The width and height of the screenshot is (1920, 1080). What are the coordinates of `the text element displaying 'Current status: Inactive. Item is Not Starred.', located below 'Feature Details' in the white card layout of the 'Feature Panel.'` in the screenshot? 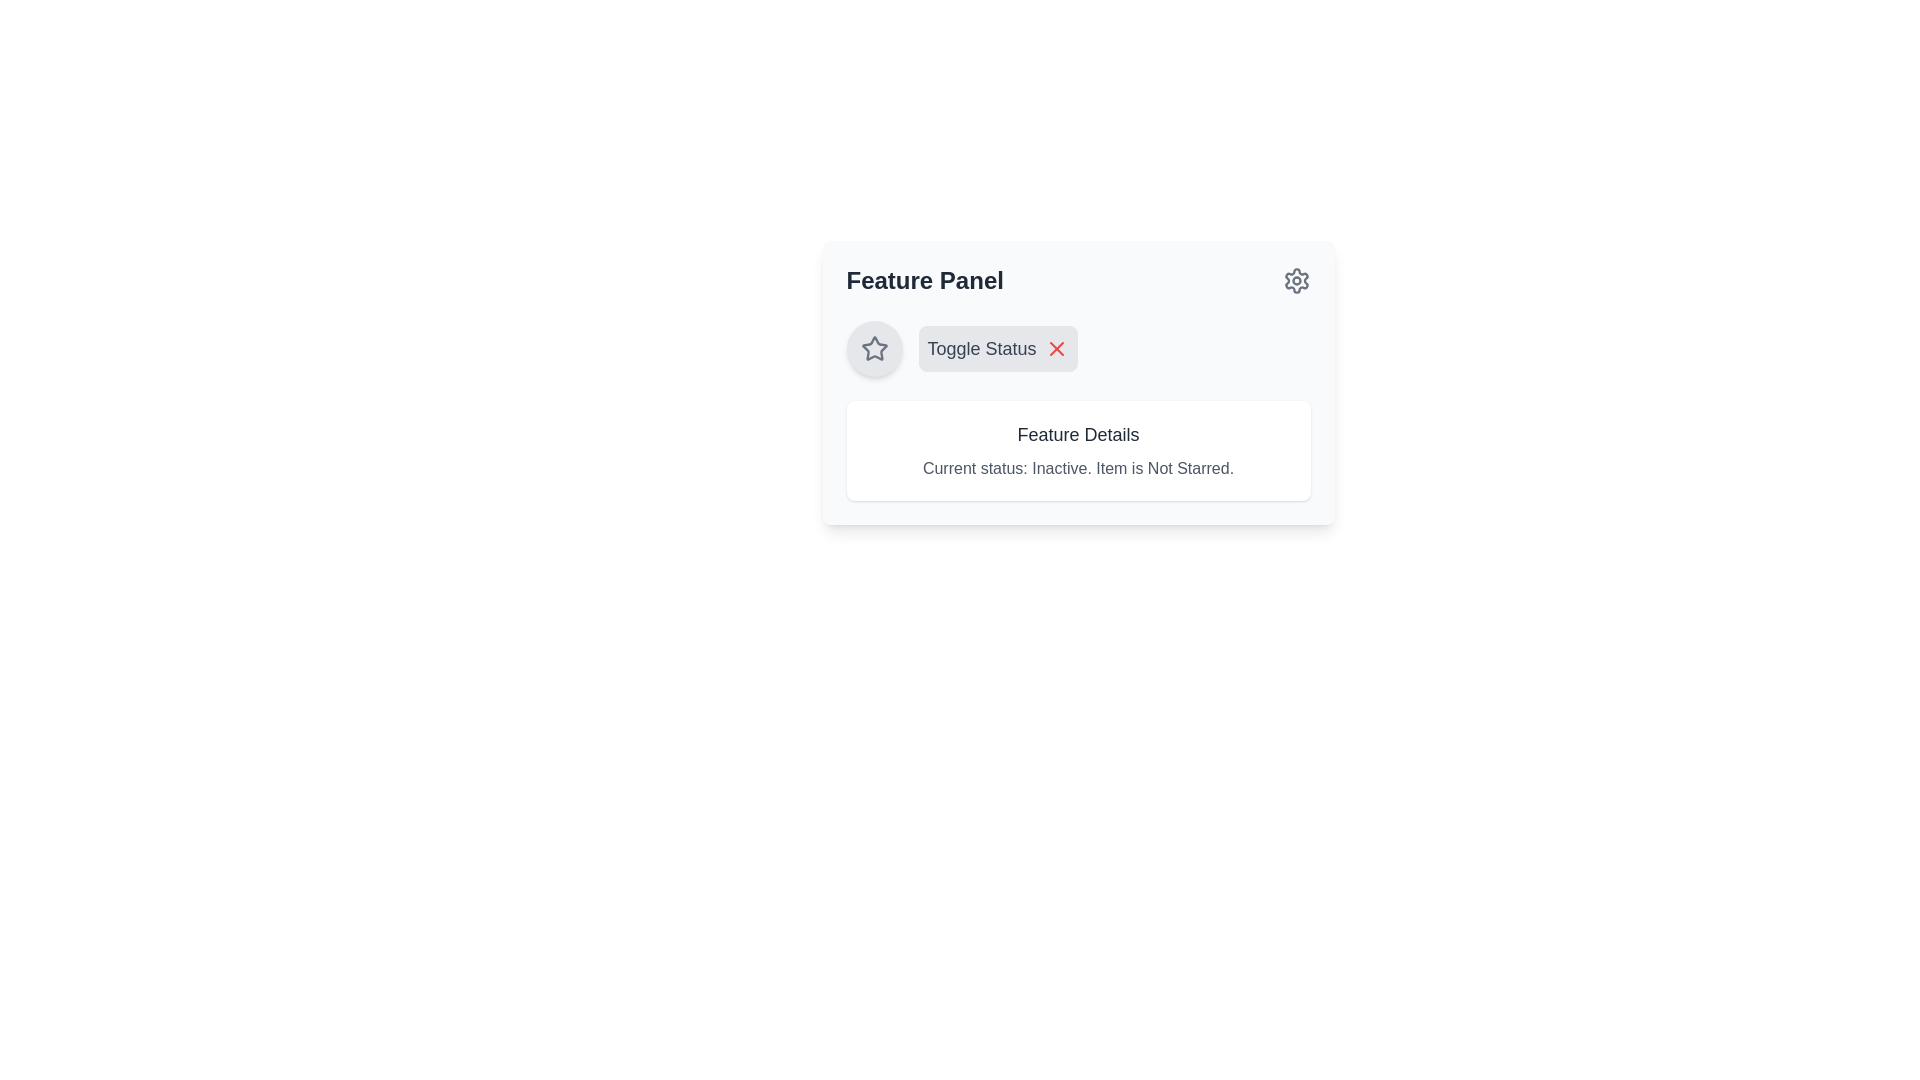 It's located at (1077, 469).